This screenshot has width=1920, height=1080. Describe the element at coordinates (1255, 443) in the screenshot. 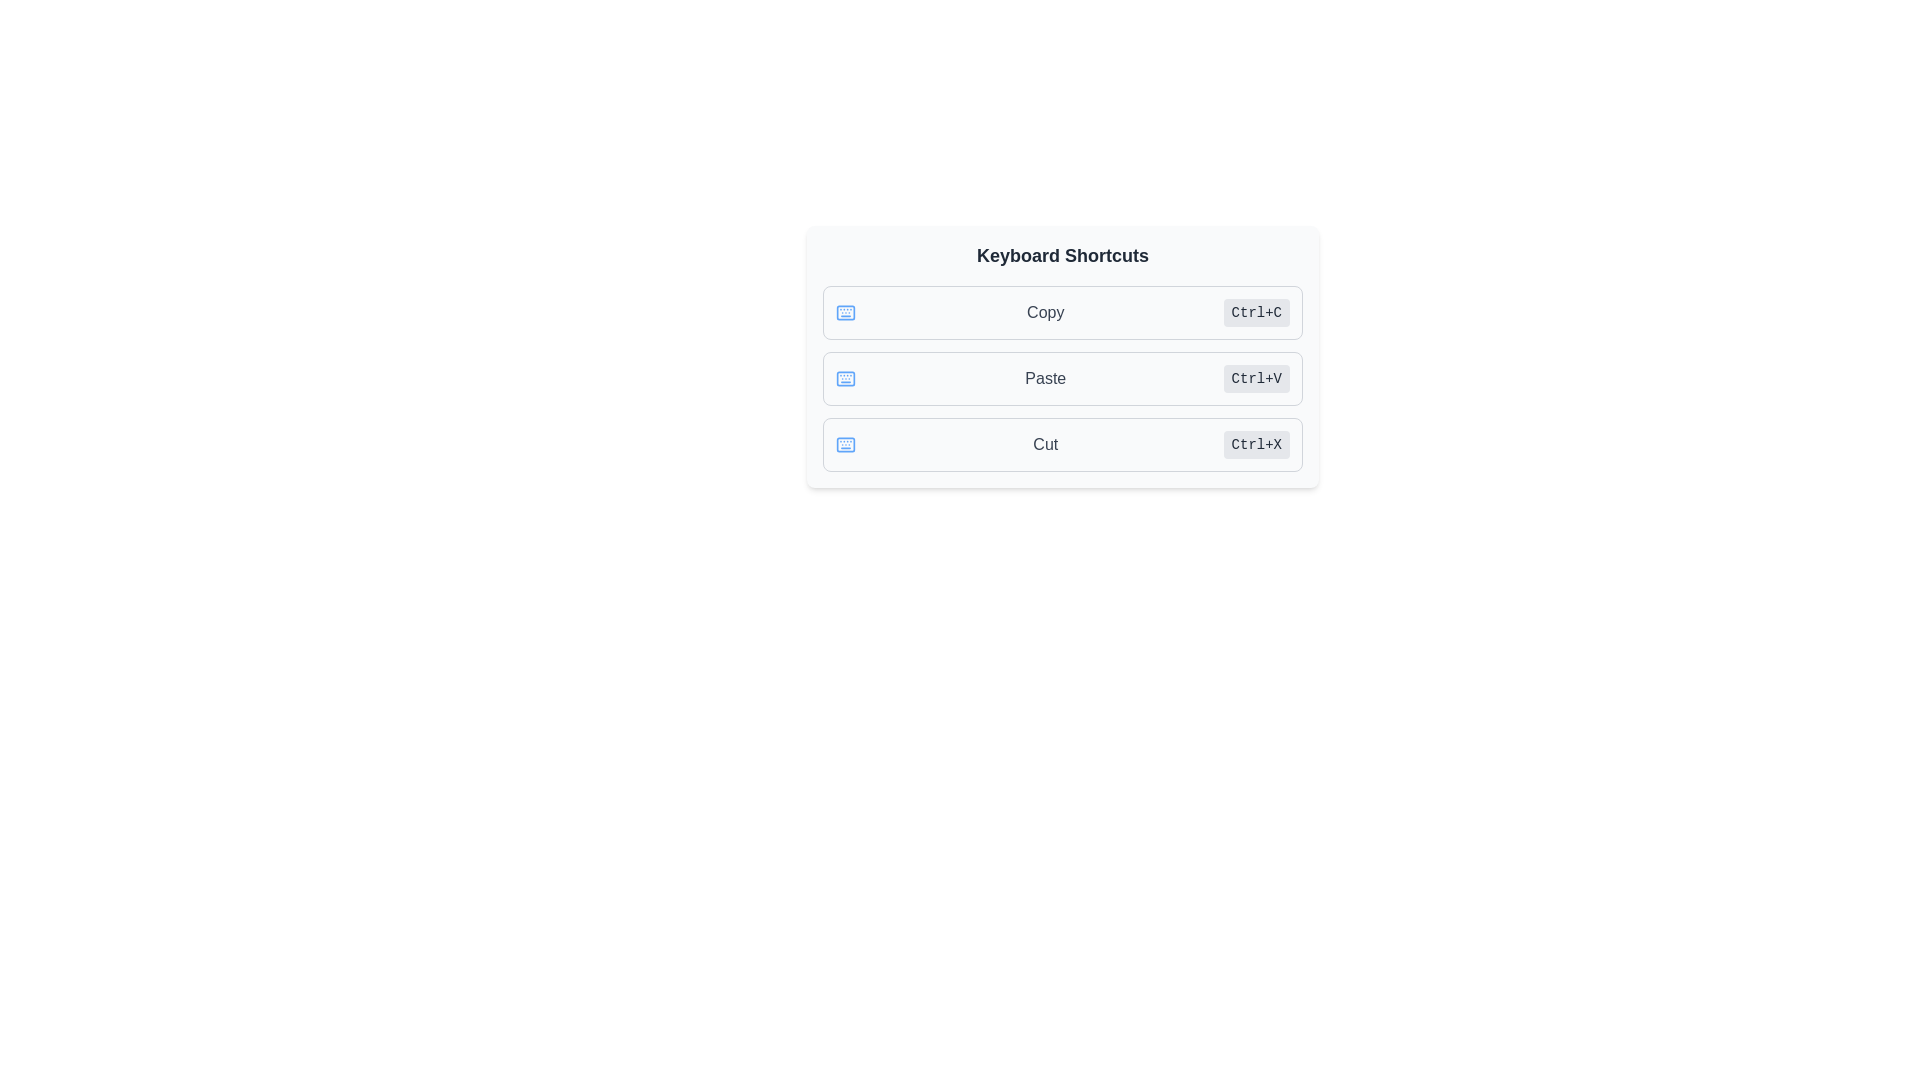

I see `the keyboard shortcut label for 'Cut' operation ('Ctrl+X') which is positioned to the far right of the 'Cut' text label in the vertical list menu` at that location.